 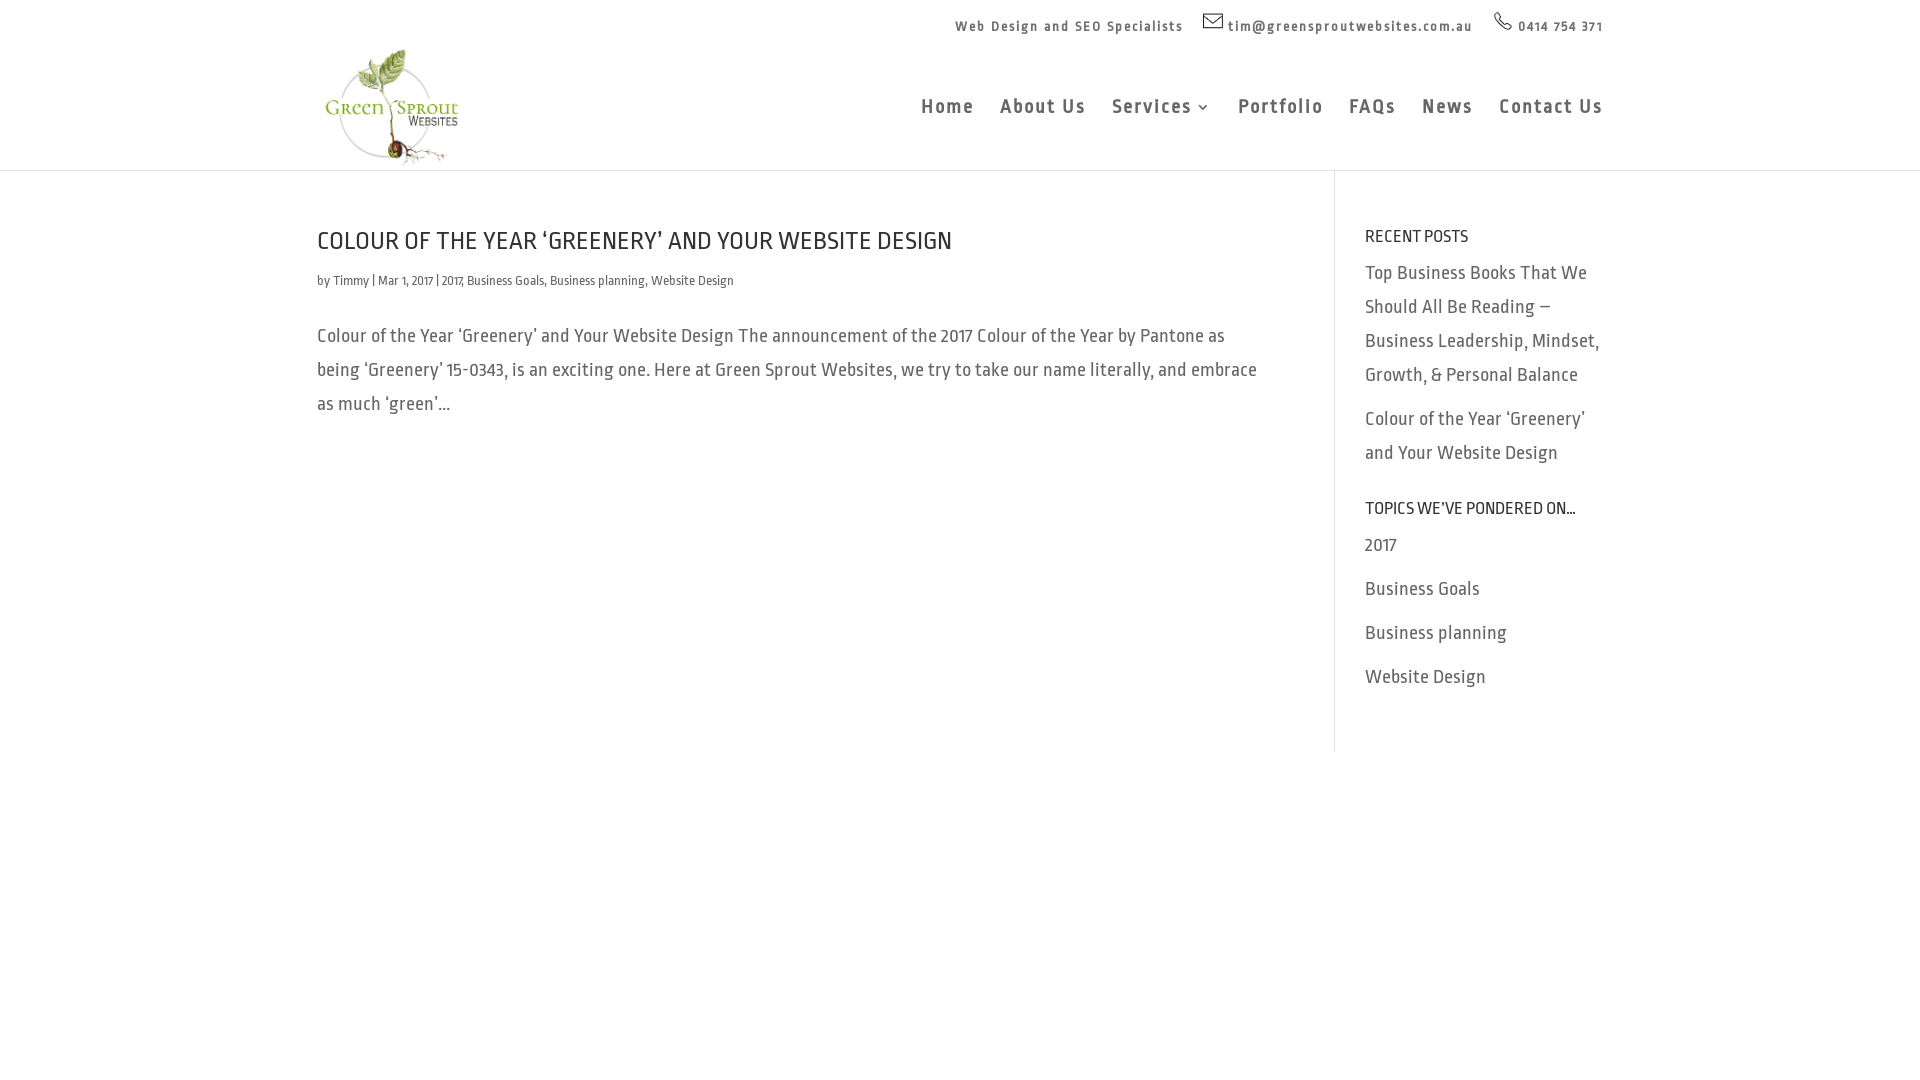 I want to click on 'News', so click(x=1447, y=135).